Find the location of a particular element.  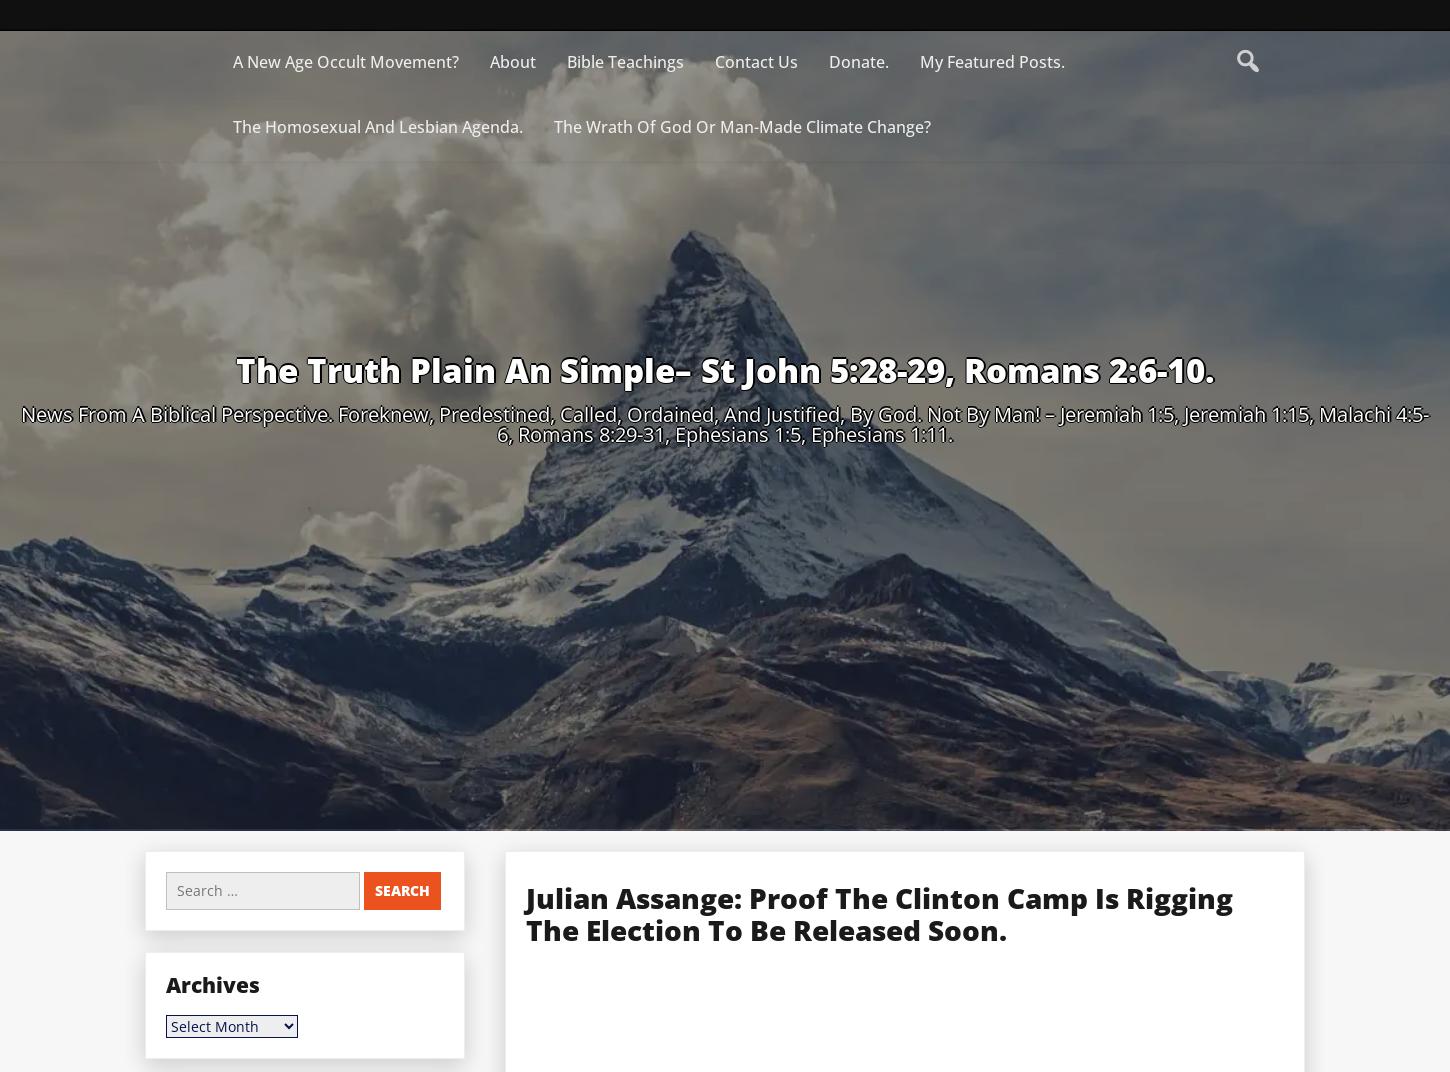

'Donate.' is located at coordinates (856, 60).